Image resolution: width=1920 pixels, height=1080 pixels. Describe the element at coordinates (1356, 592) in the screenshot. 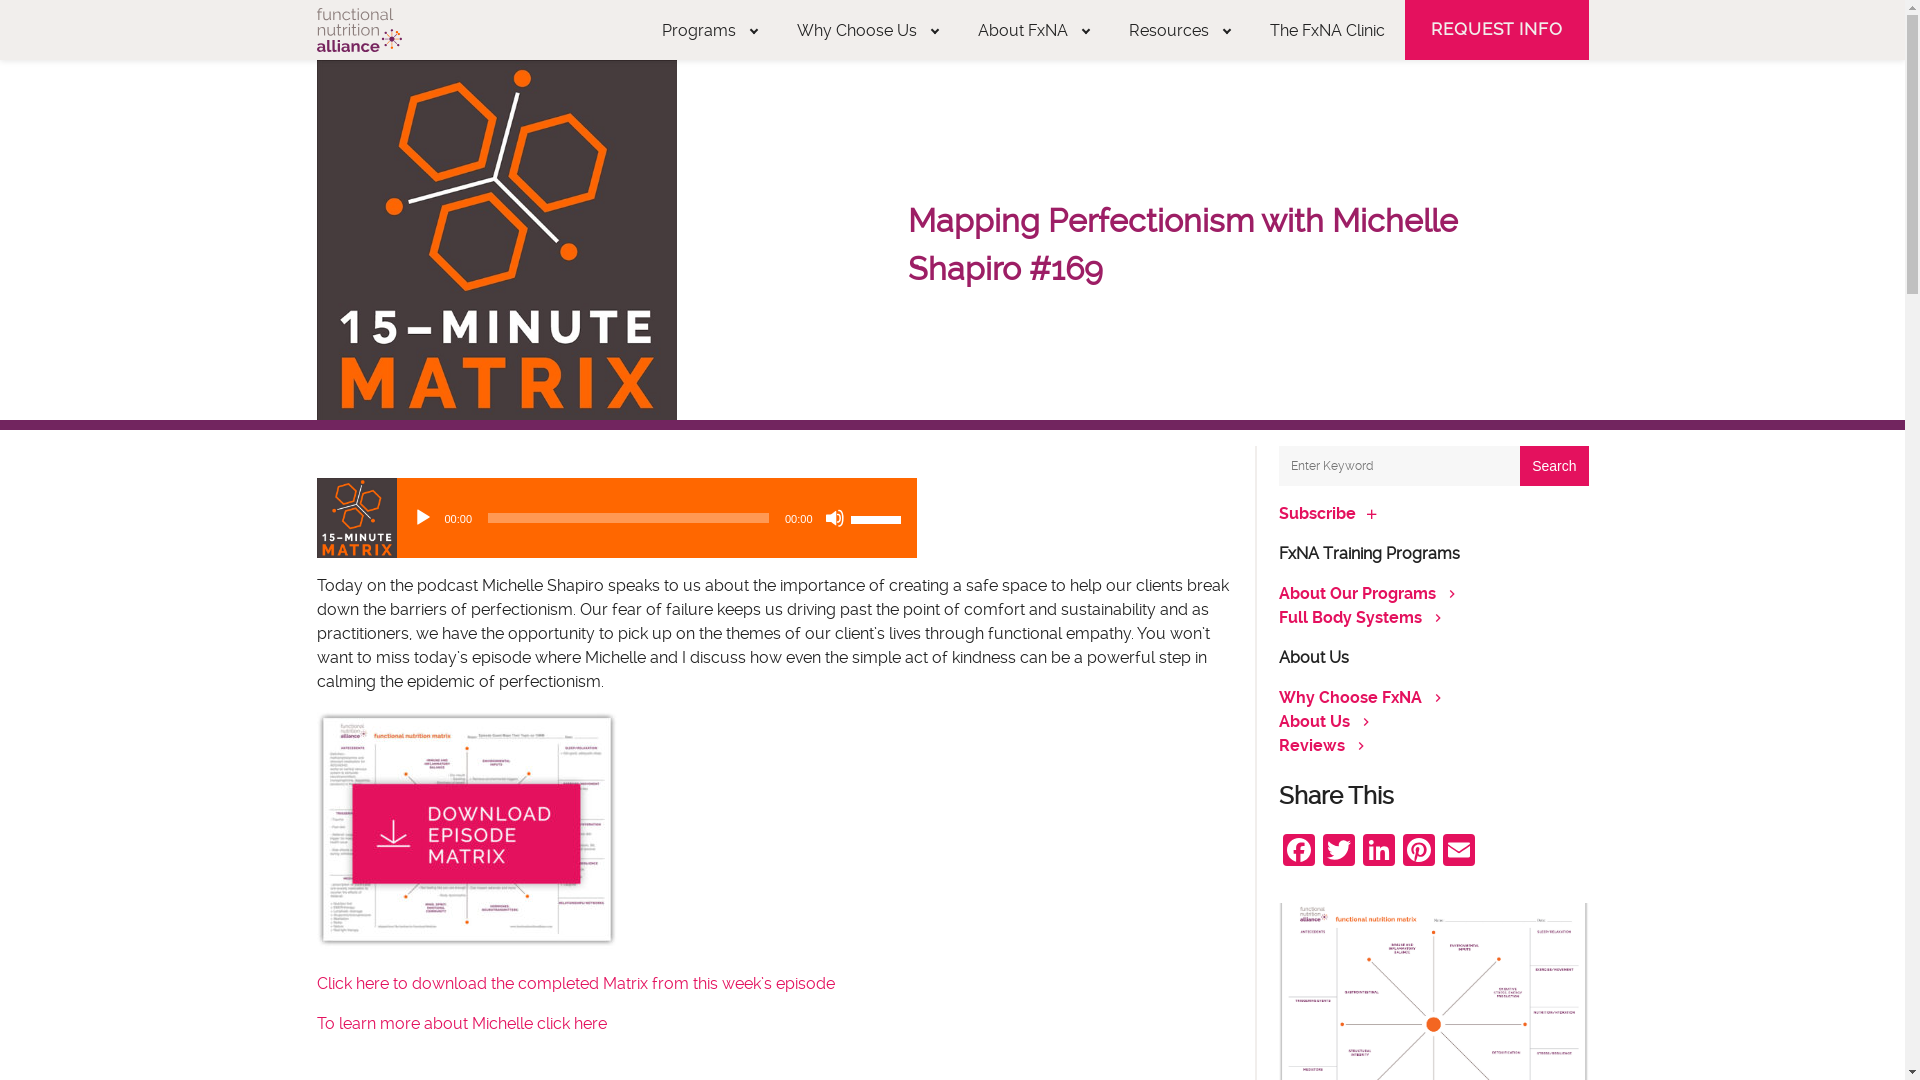

I see `'About Our Programs'` at that location.